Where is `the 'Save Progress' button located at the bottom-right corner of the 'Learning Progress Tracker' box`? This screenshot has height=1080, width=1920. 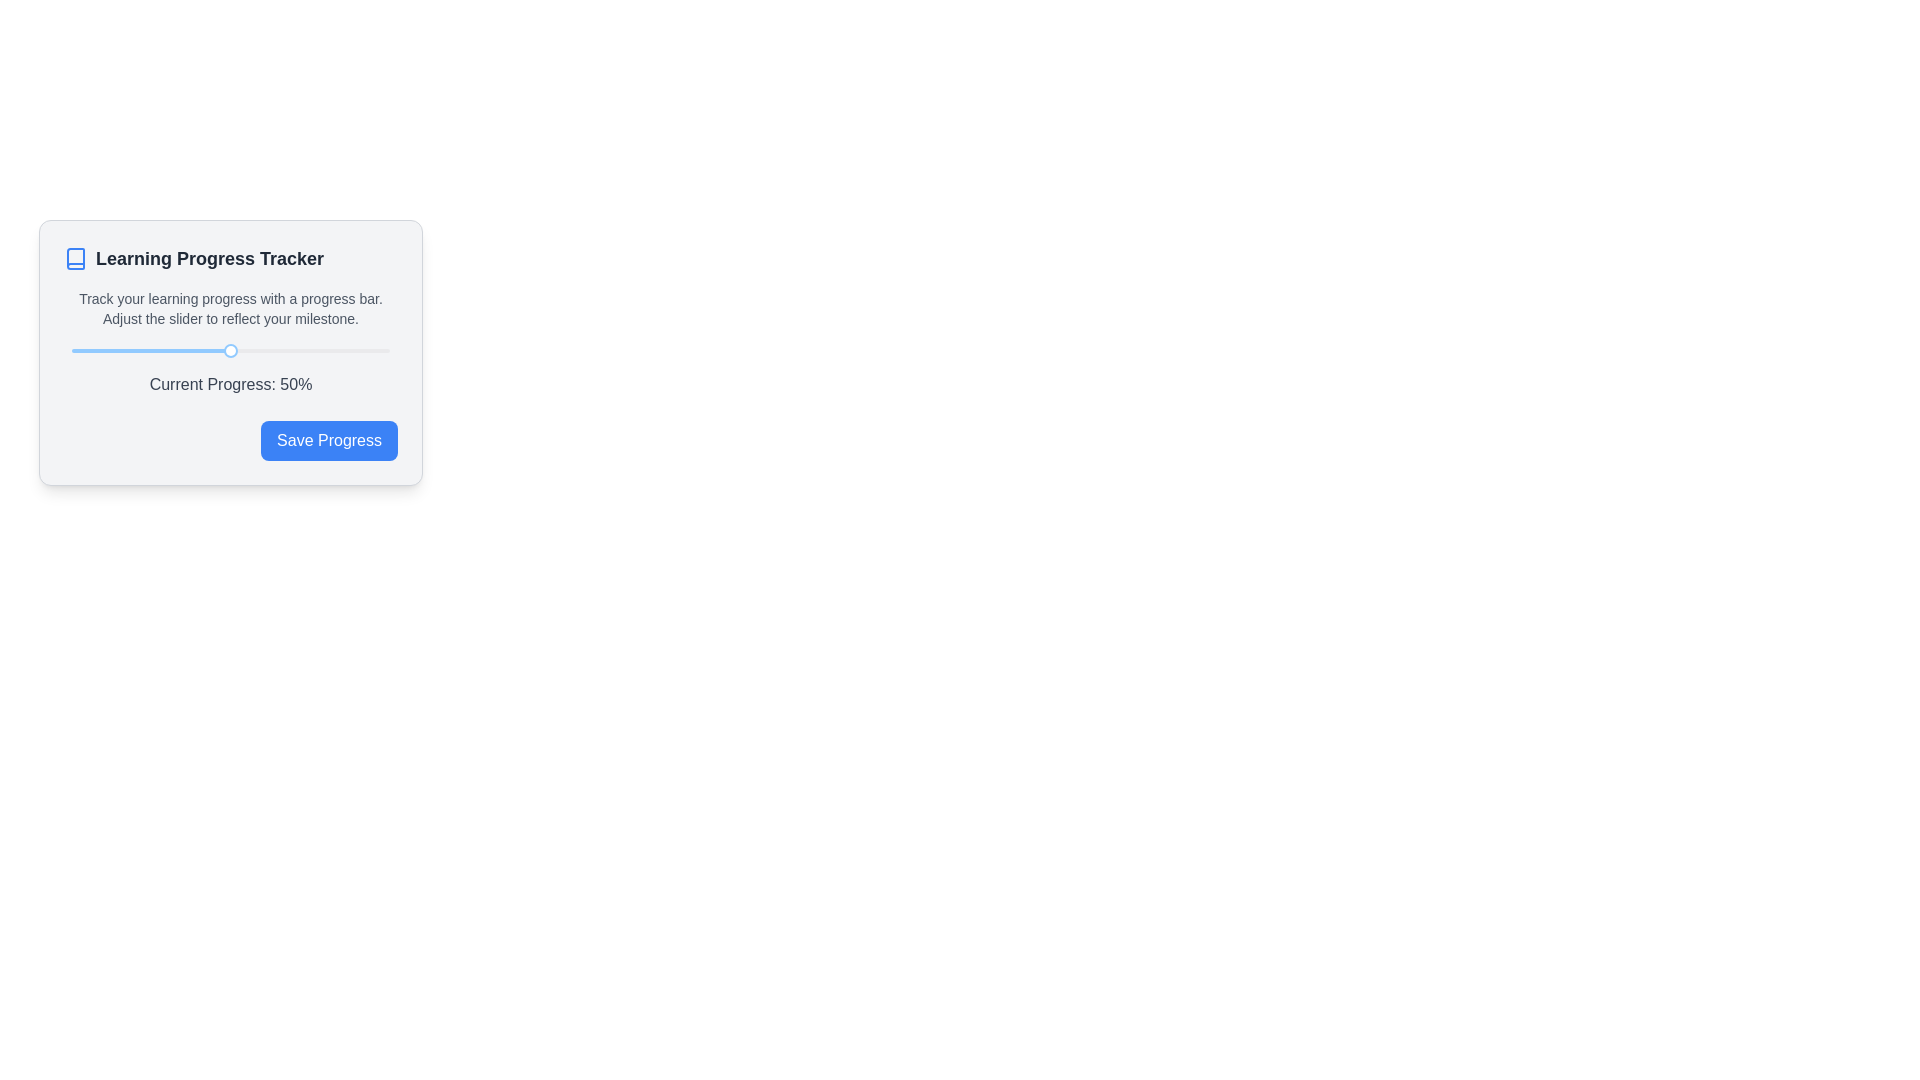 the 'Save Progress' button located at the bottom-right corner of the 'Learning Progress Tracker' box is located at coordinates (329, 439).